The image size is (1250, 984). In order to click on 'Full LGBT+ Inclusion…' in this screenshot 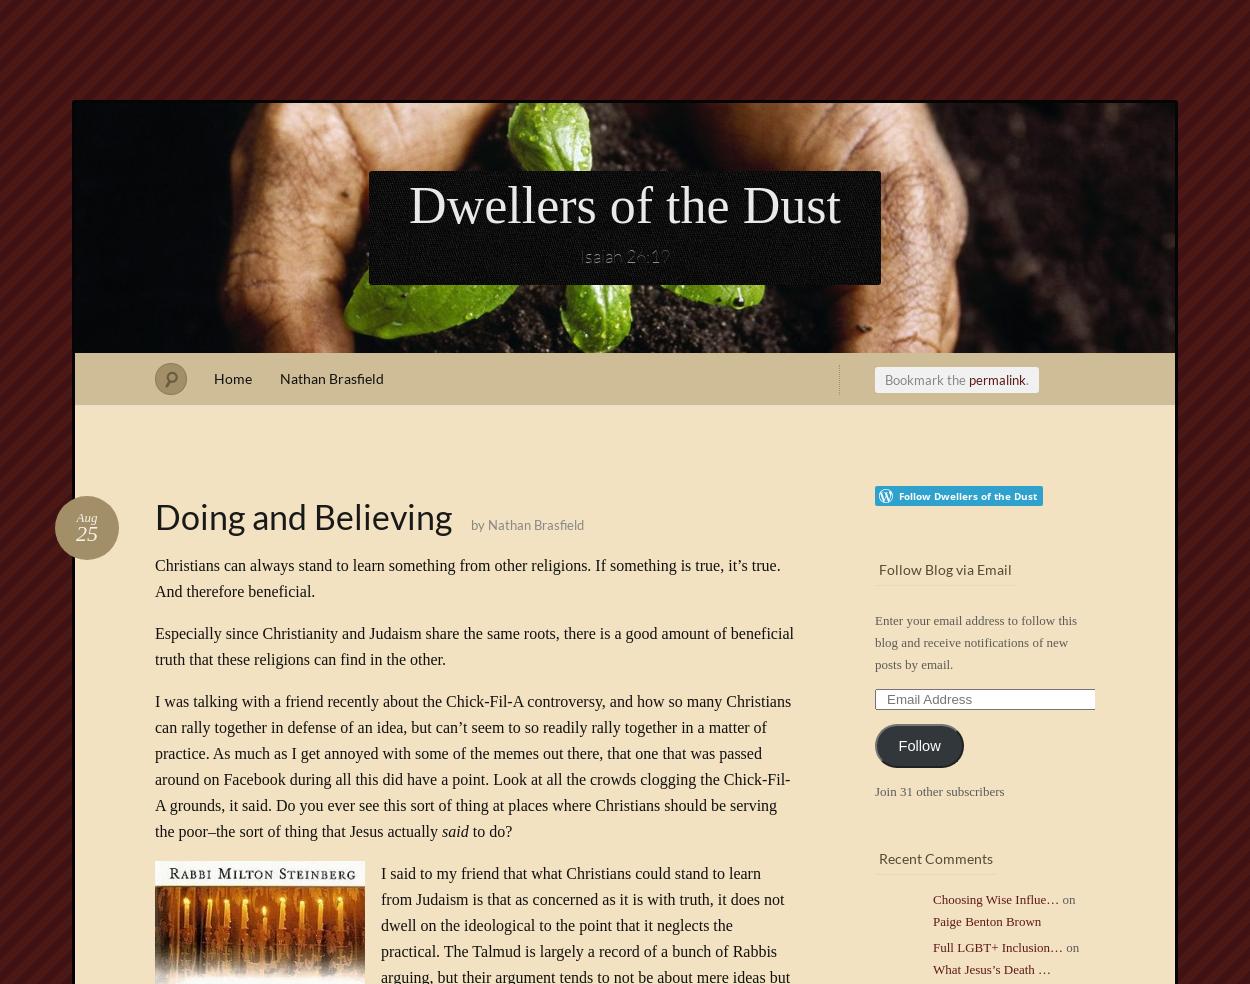, I will do `click(997, 947)`.